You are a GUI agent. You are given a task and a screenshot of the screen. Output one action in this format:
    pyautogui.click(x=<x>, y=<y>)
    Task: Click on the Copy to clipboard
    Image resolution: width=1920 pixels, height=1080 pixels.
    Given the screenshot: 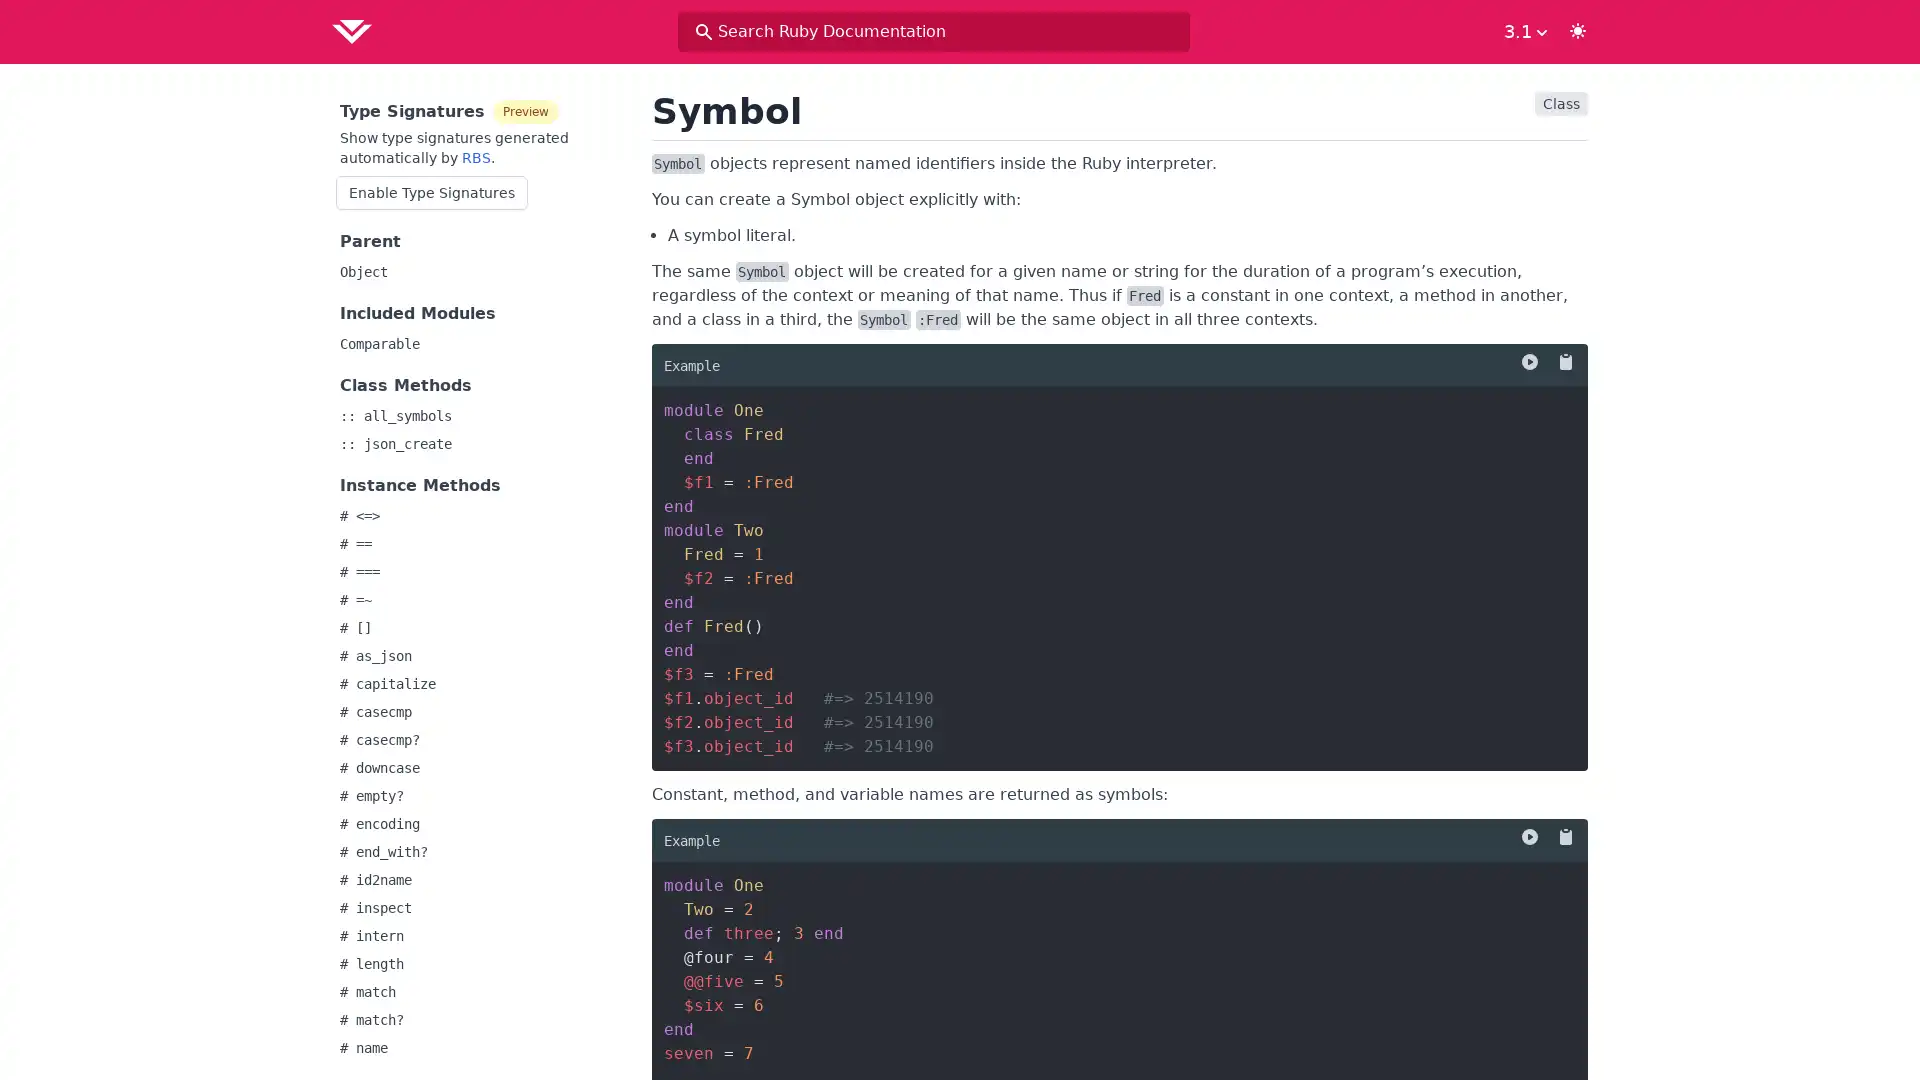 What is the action you would take?
    pyautogui.click(x=1560, y=362)
    